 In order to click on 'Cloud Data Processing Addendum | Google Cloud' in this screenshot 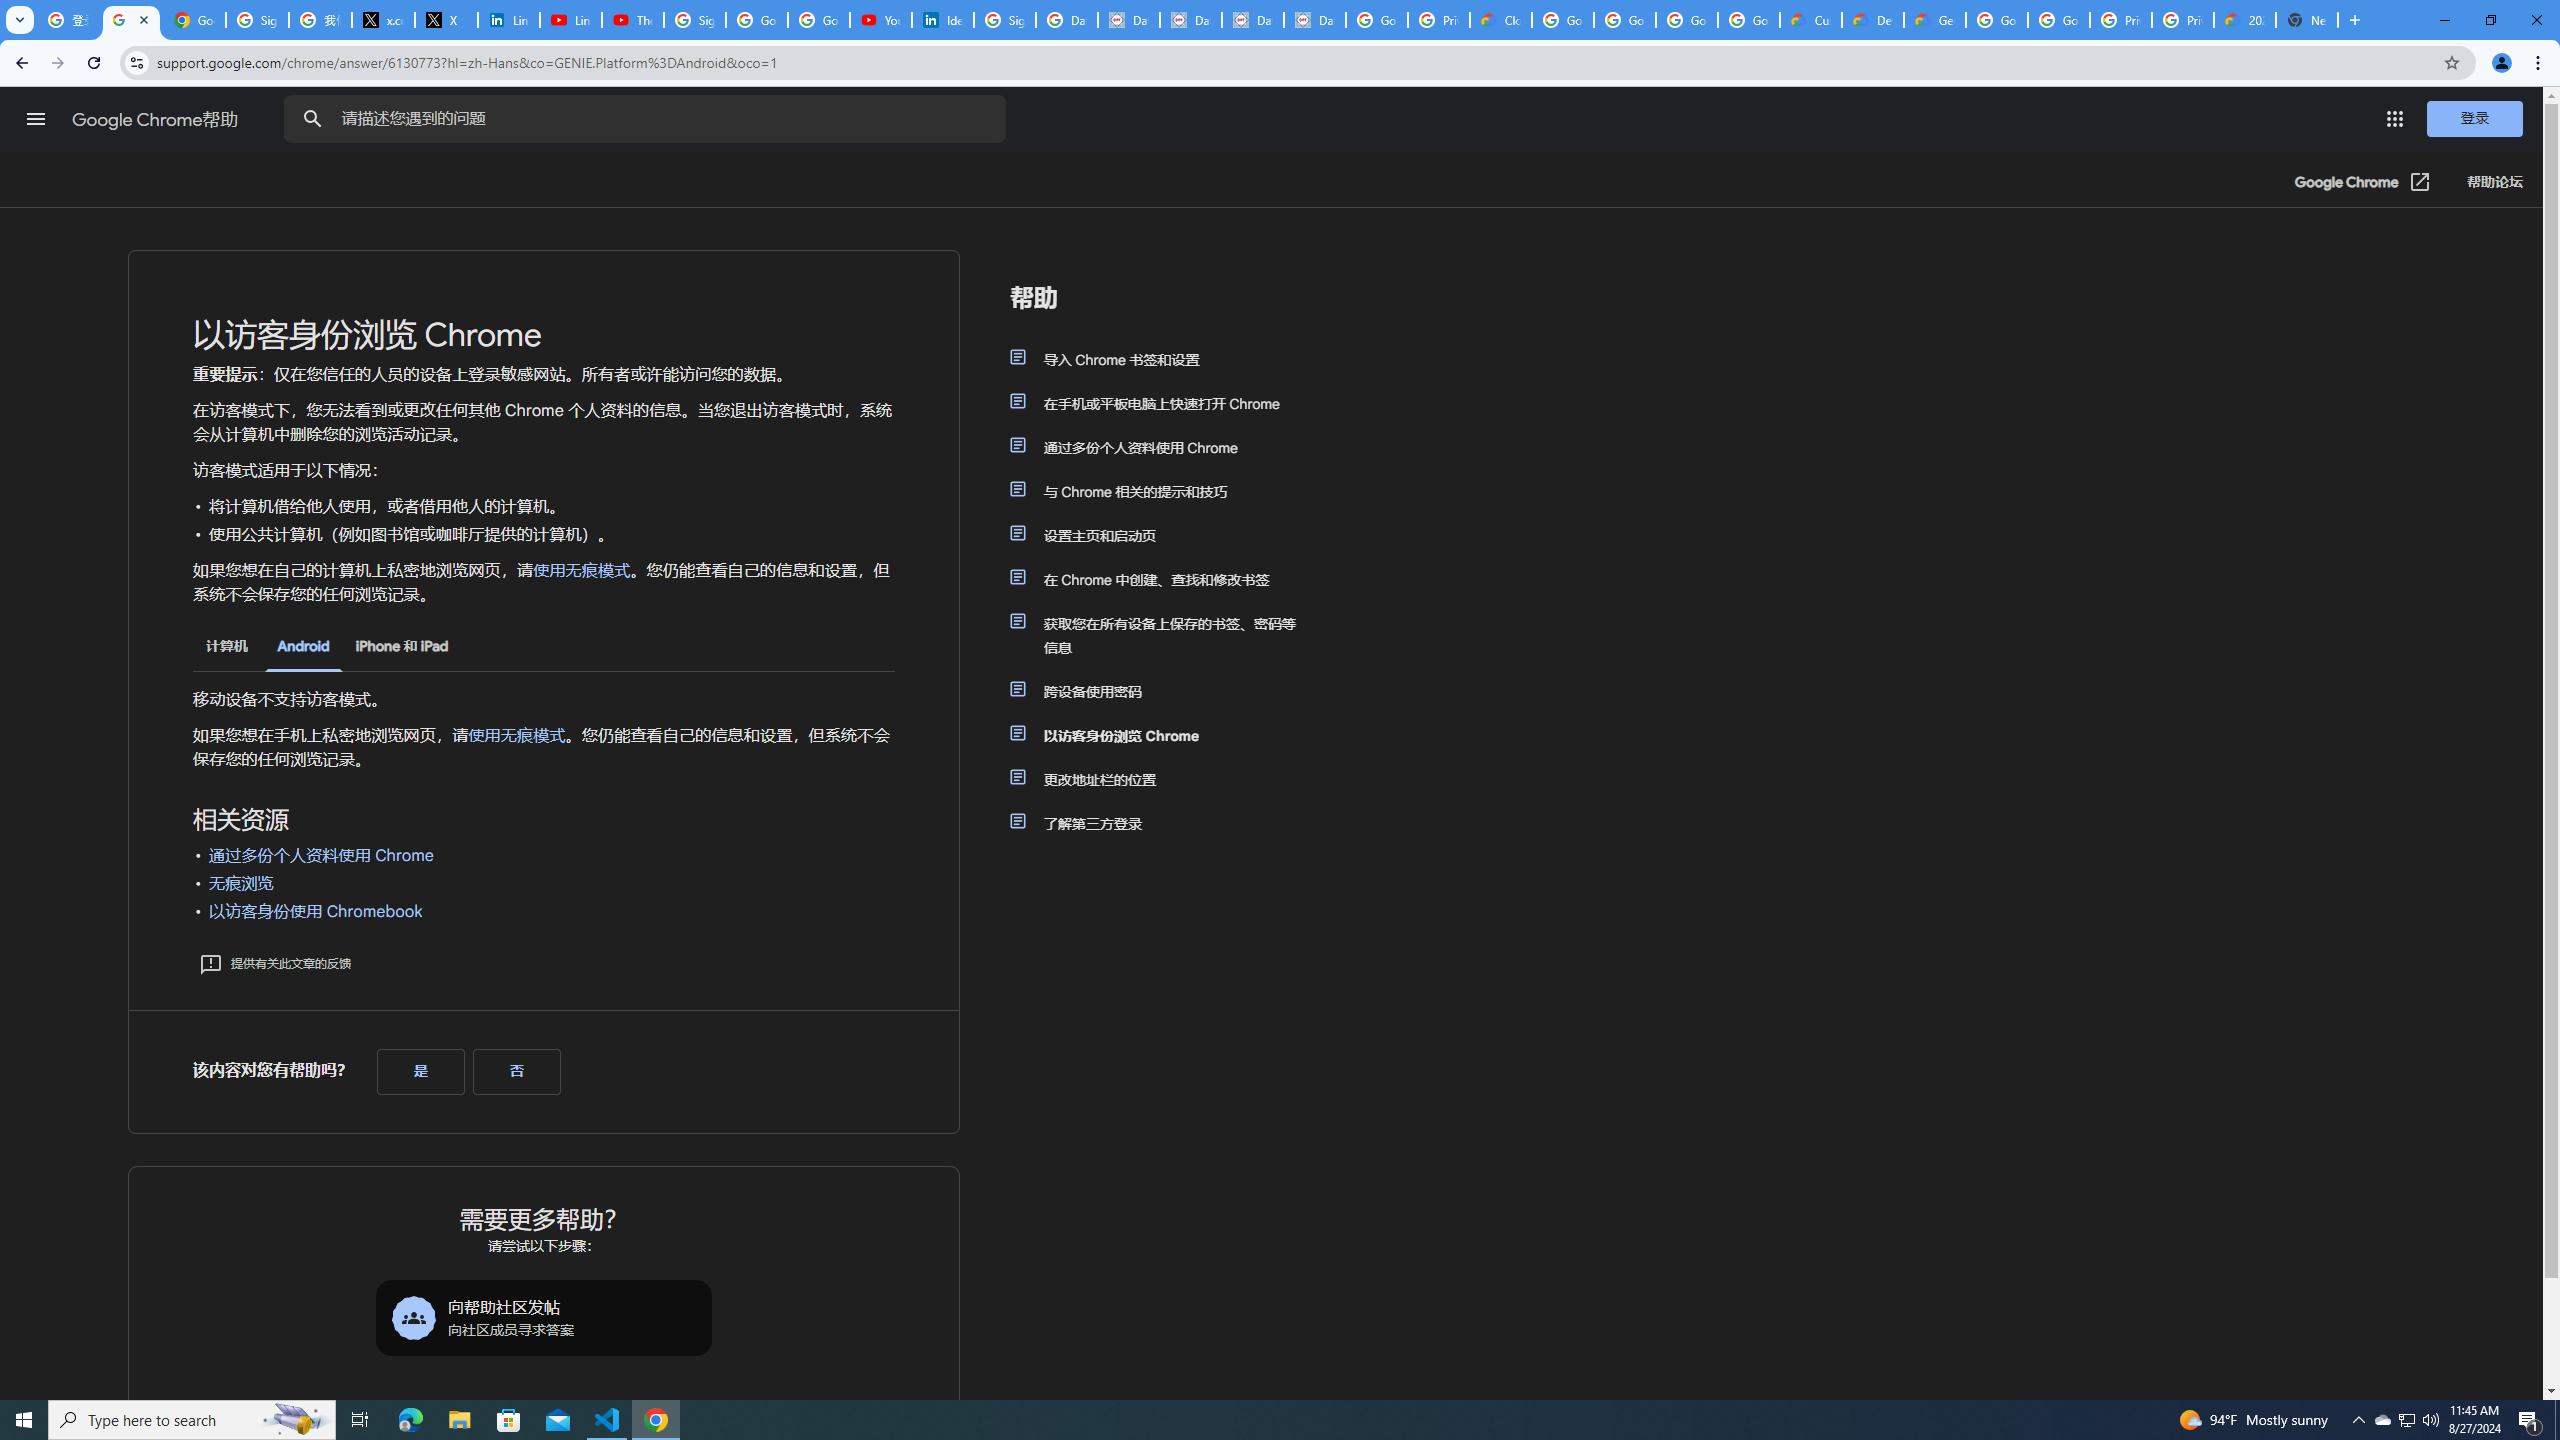, I will do `click(1500, 19)`.